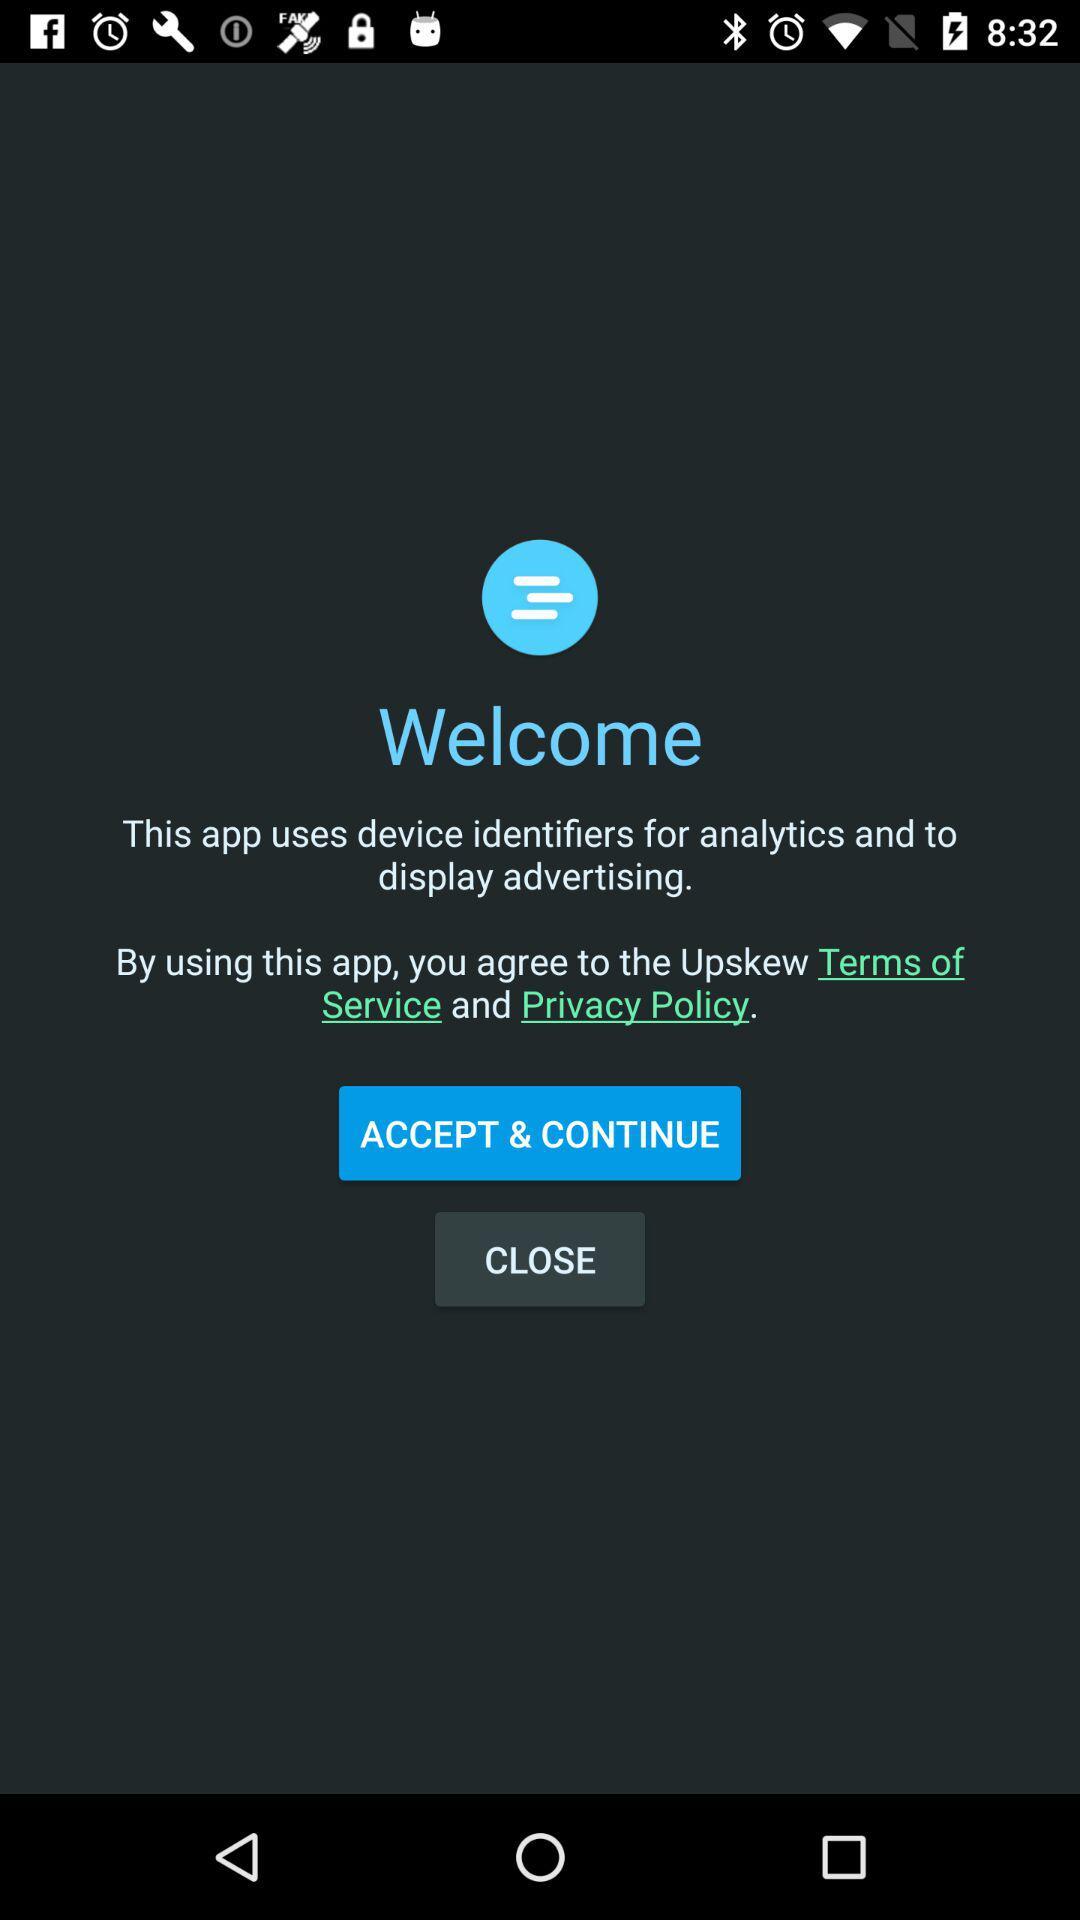 The image size is (1080, 1920). Describe the element at coordinates (540, 938) in the screenshot. I see `the this app uses` at that location.